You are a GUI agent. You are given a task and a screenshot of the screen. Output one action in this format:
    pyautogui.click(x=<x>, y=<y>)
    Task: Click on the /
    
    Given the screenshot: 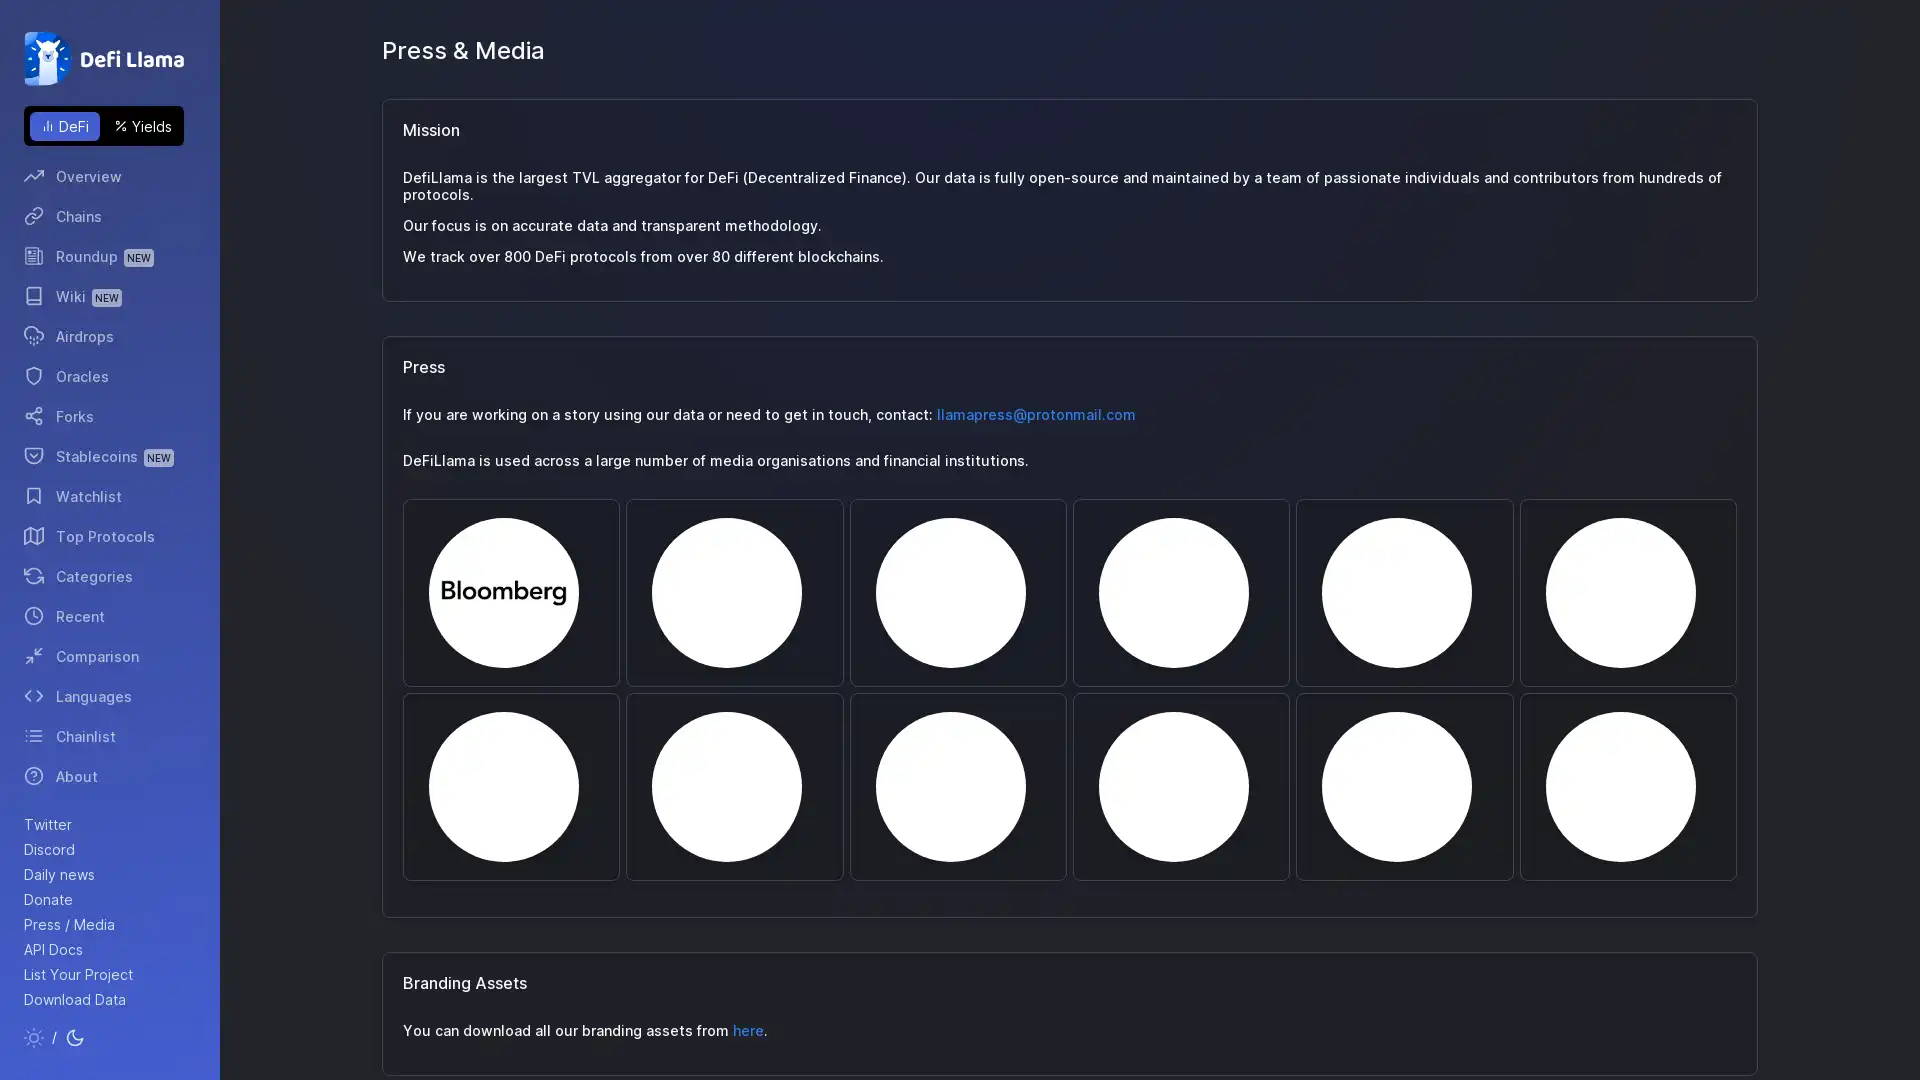 What is the action you would take?
    pyautogui.click(x=54, y=1036)
    